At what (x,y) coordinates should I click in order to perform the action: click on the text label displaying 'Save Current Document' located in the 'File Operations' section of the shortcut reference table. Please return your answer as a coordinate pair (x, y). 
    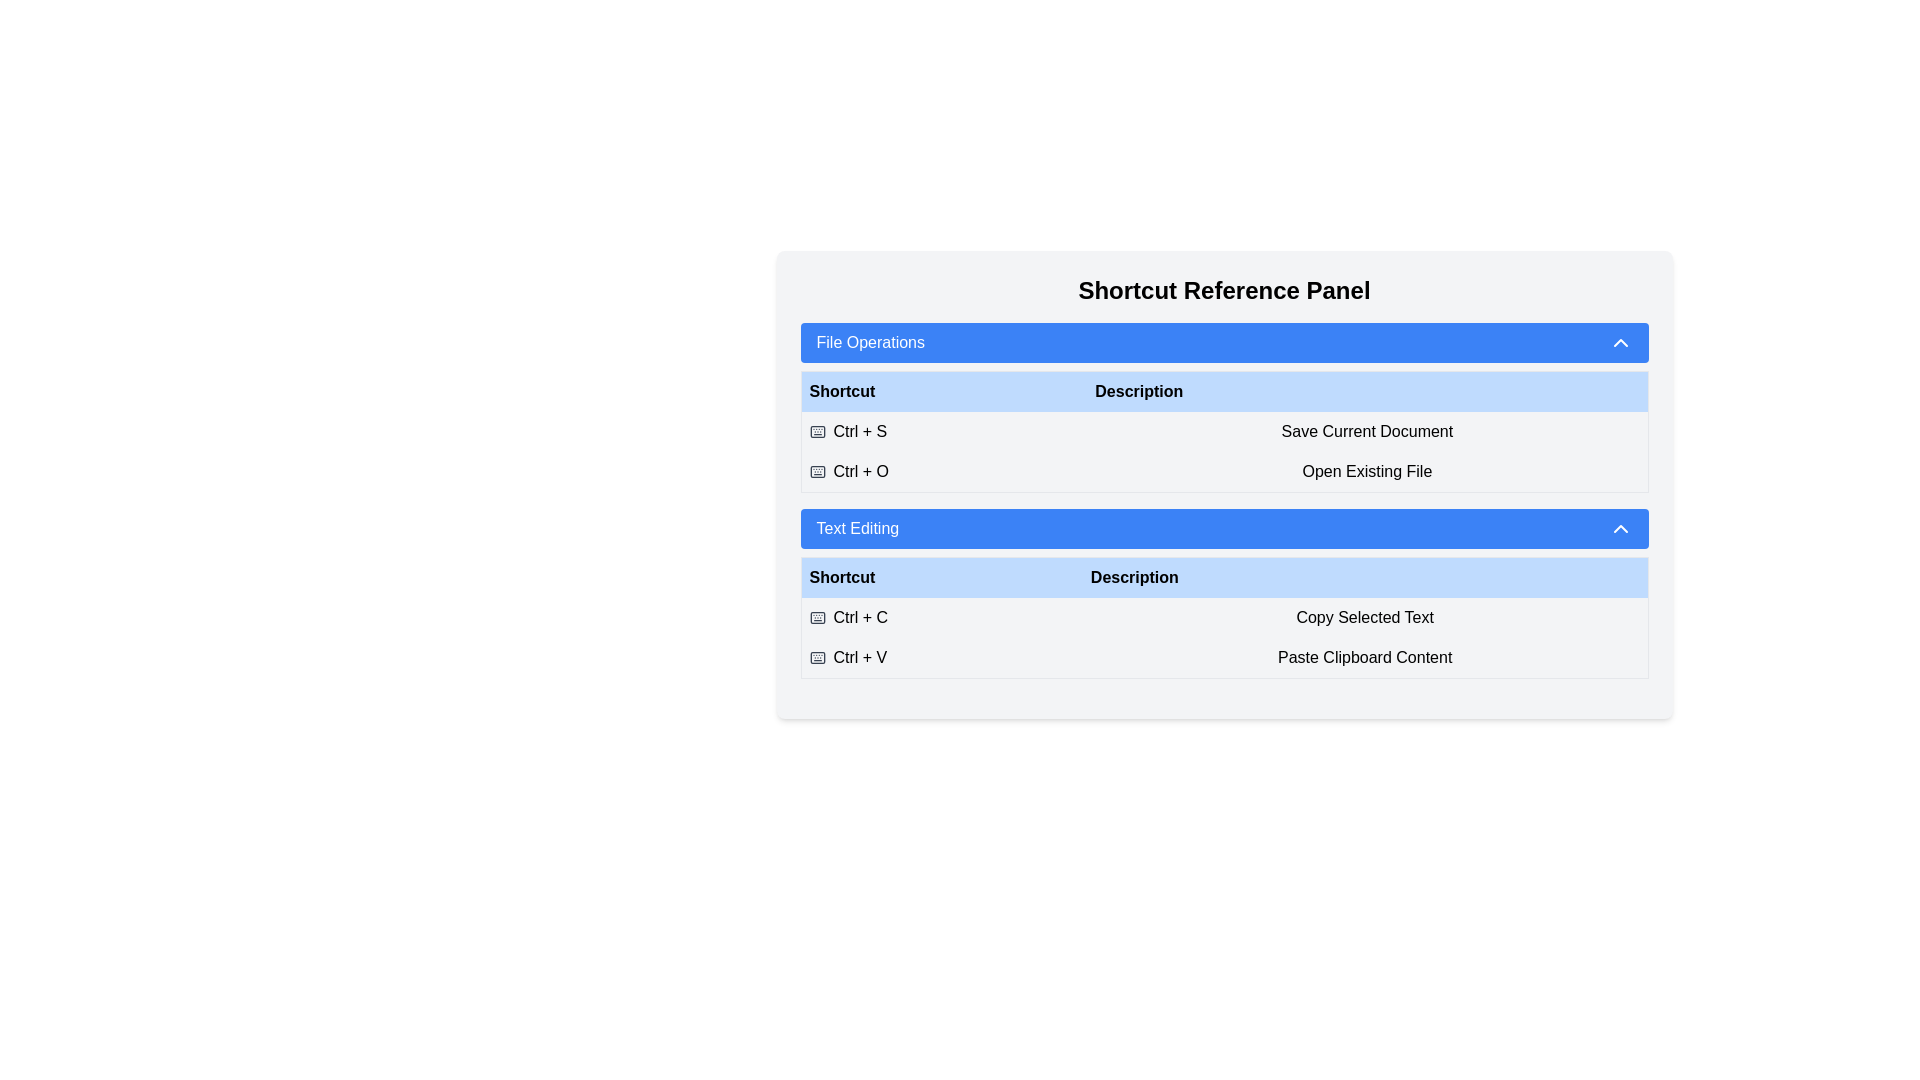
    Looking at the image, I should click on (1366, 431).